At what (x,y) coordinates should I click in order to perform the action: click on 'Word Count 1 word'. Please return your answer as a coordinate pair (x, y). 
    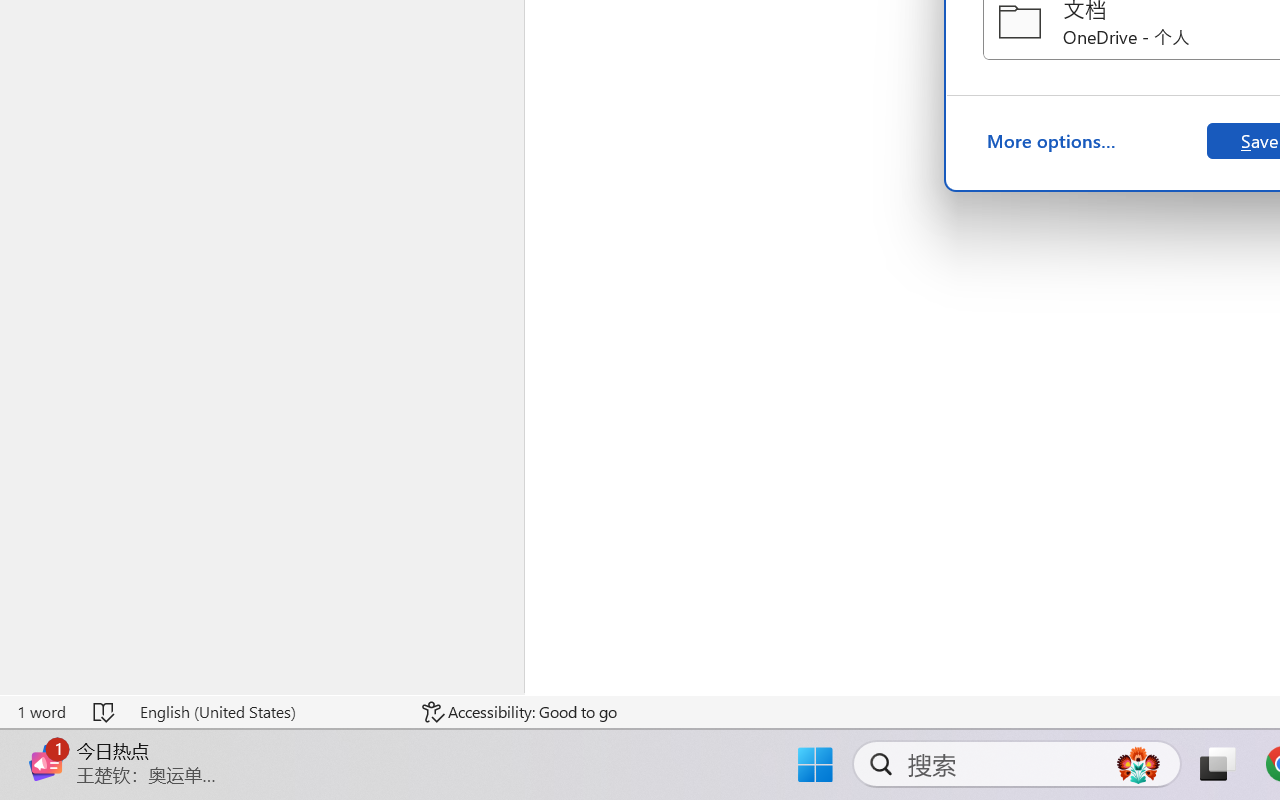
    Looking at the image, I should click on (41, 711).